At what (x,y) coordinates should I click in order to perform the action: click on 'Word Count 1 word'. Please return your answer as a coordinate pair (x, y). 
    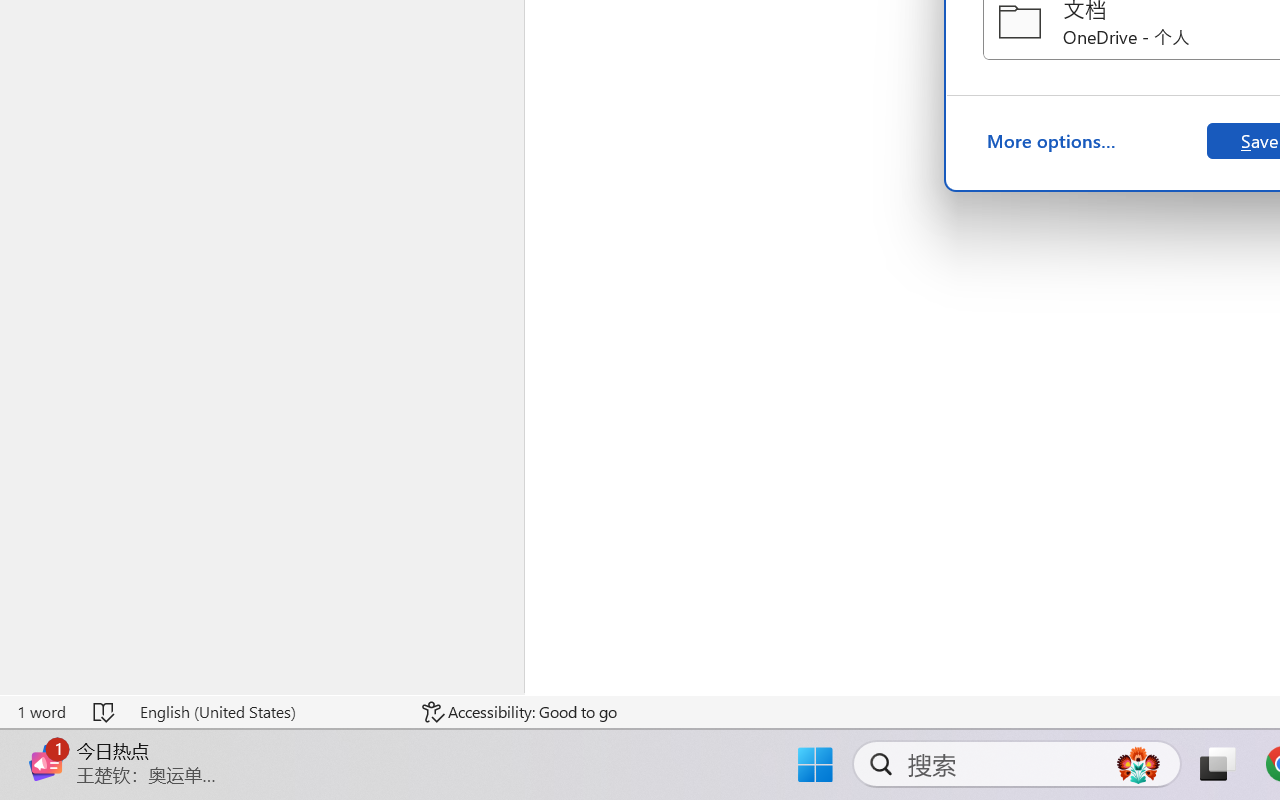
    Looking at the image, I should click on (41, 711).